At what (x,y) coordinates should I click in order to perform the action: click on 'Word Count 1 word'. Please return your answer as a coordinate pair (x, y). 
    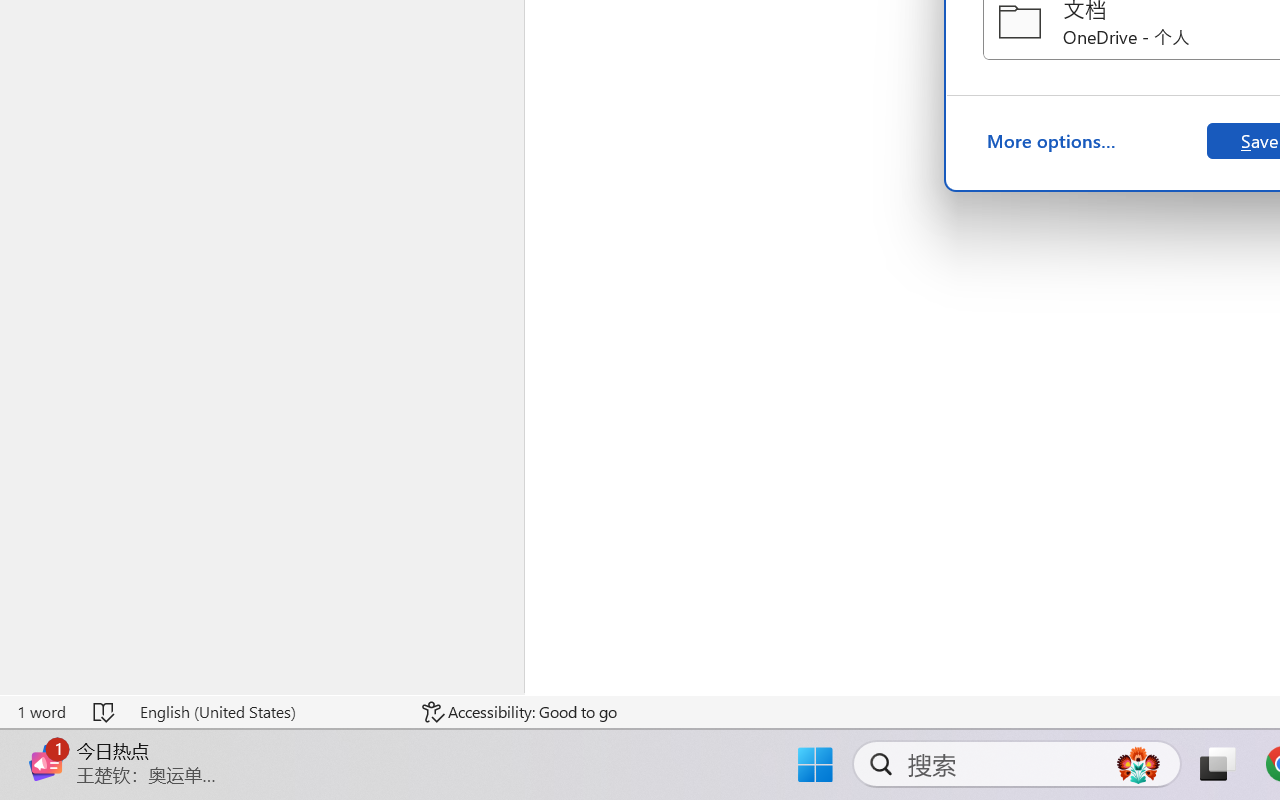
    Looking at the image, I should click on (41, 711).